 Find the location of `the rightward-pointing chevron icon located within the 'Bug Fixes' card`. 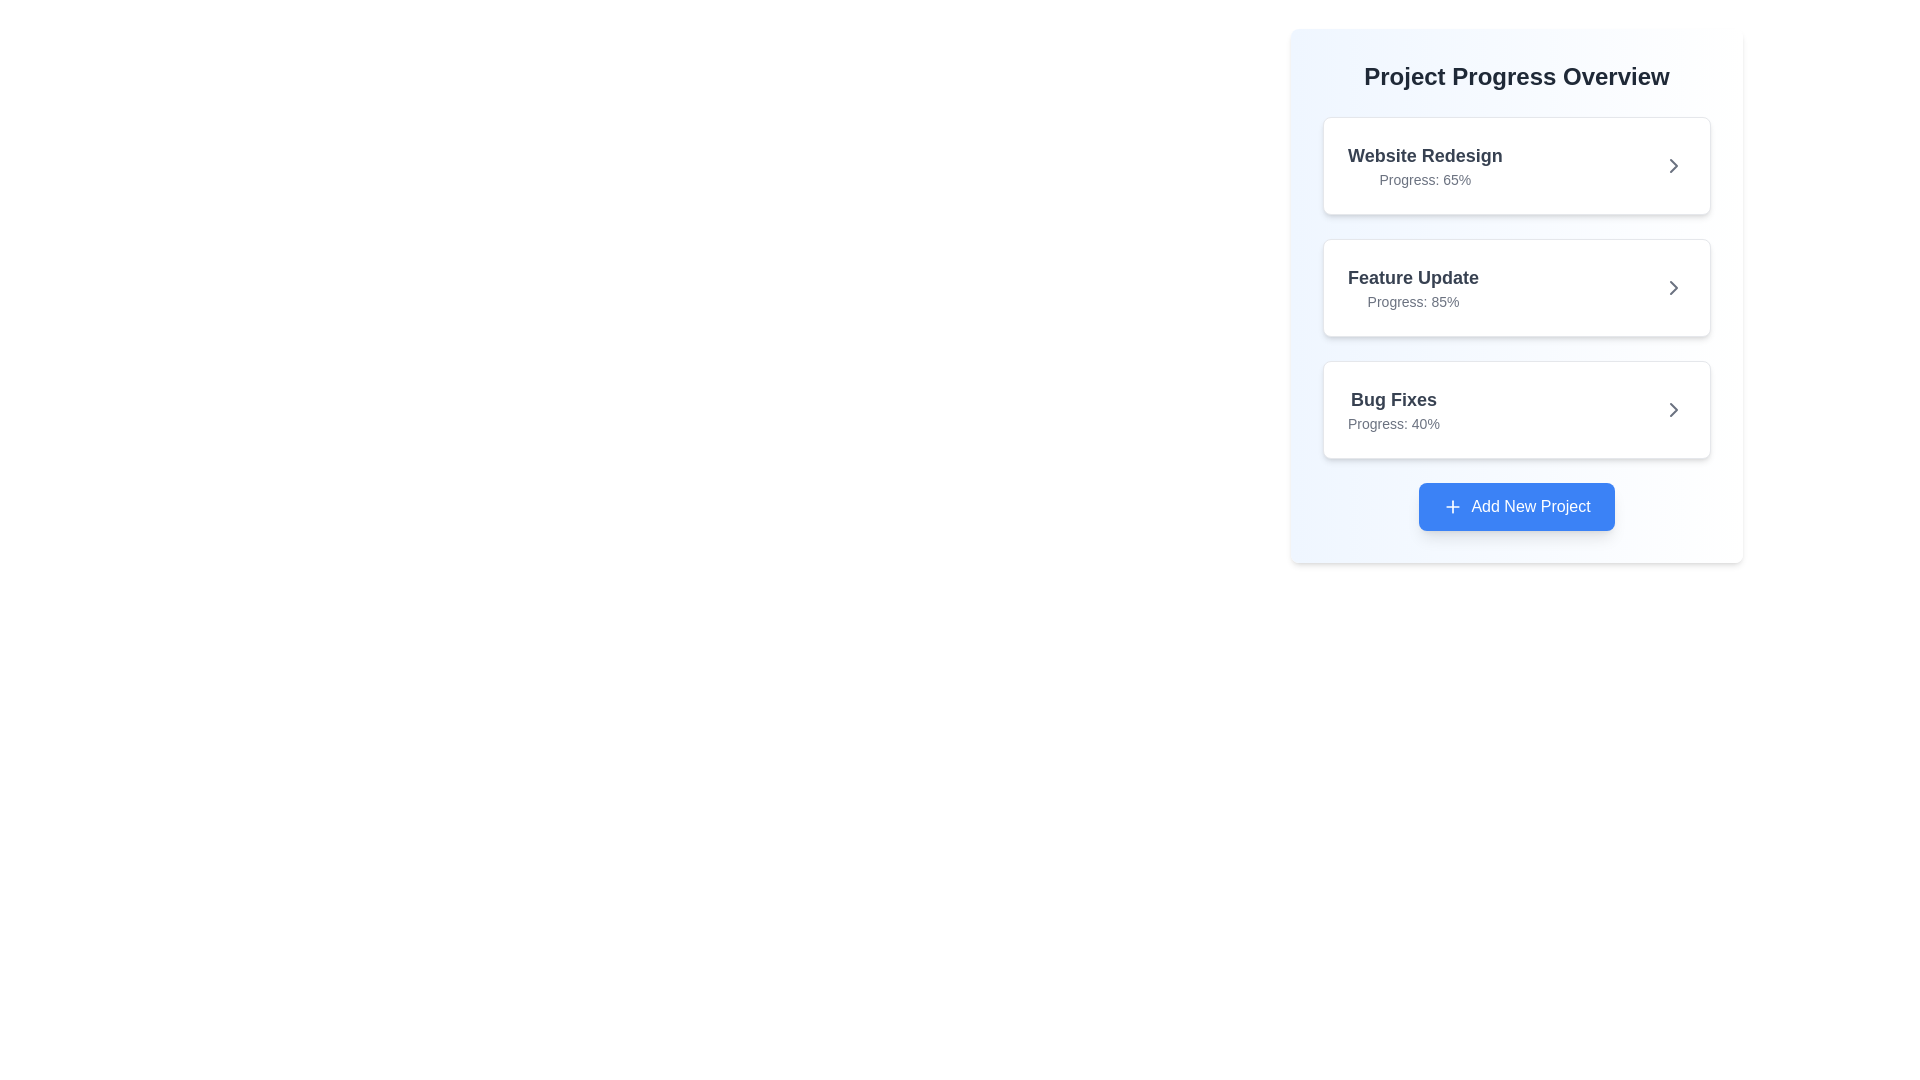

the rightward-pointing chevron icon located within the 'Bug Fixes' card is located at coordinates (1674, 408).